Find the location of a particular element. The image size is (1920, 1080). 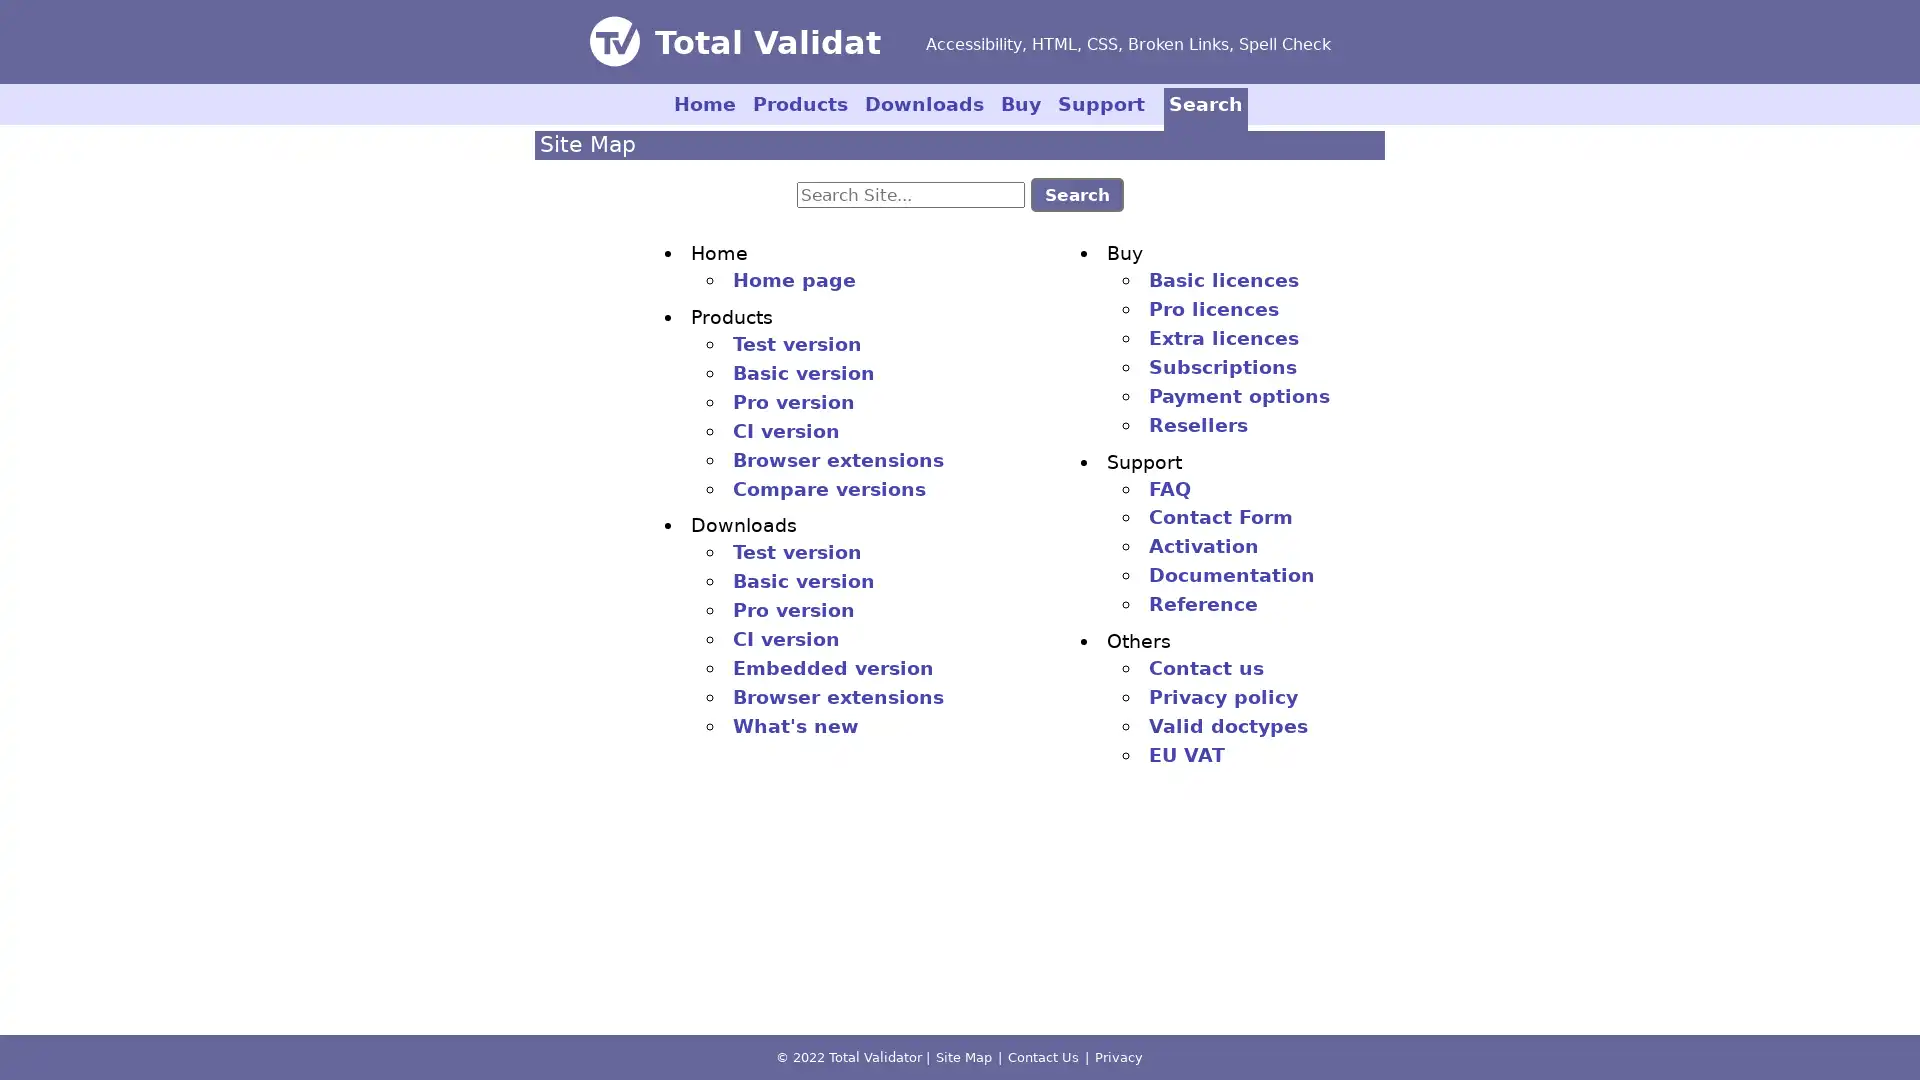

Search is located at coordinates (1075, 193).